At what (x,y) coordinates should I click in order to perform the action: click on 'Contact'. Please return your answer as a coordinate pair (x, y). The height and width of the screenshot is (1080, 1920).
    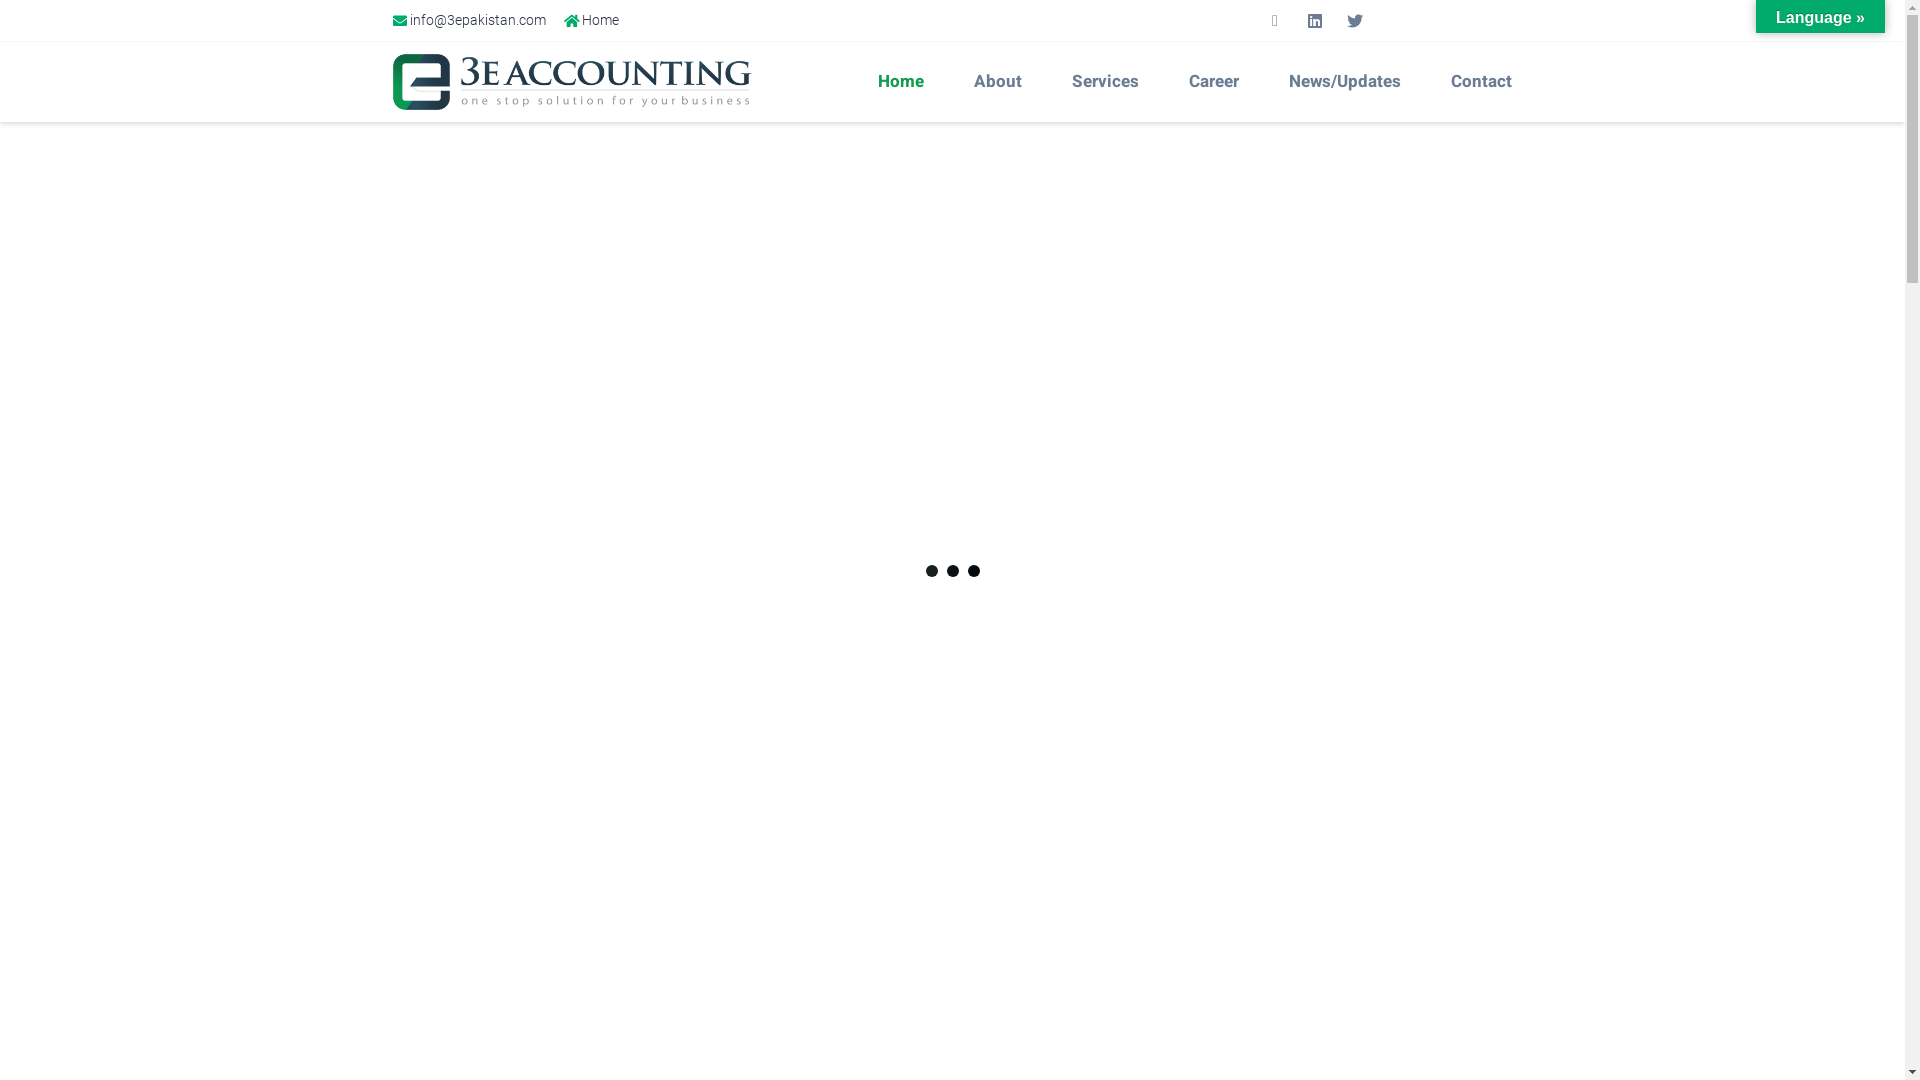
    Looking at the image, I should click on (1486, 80).